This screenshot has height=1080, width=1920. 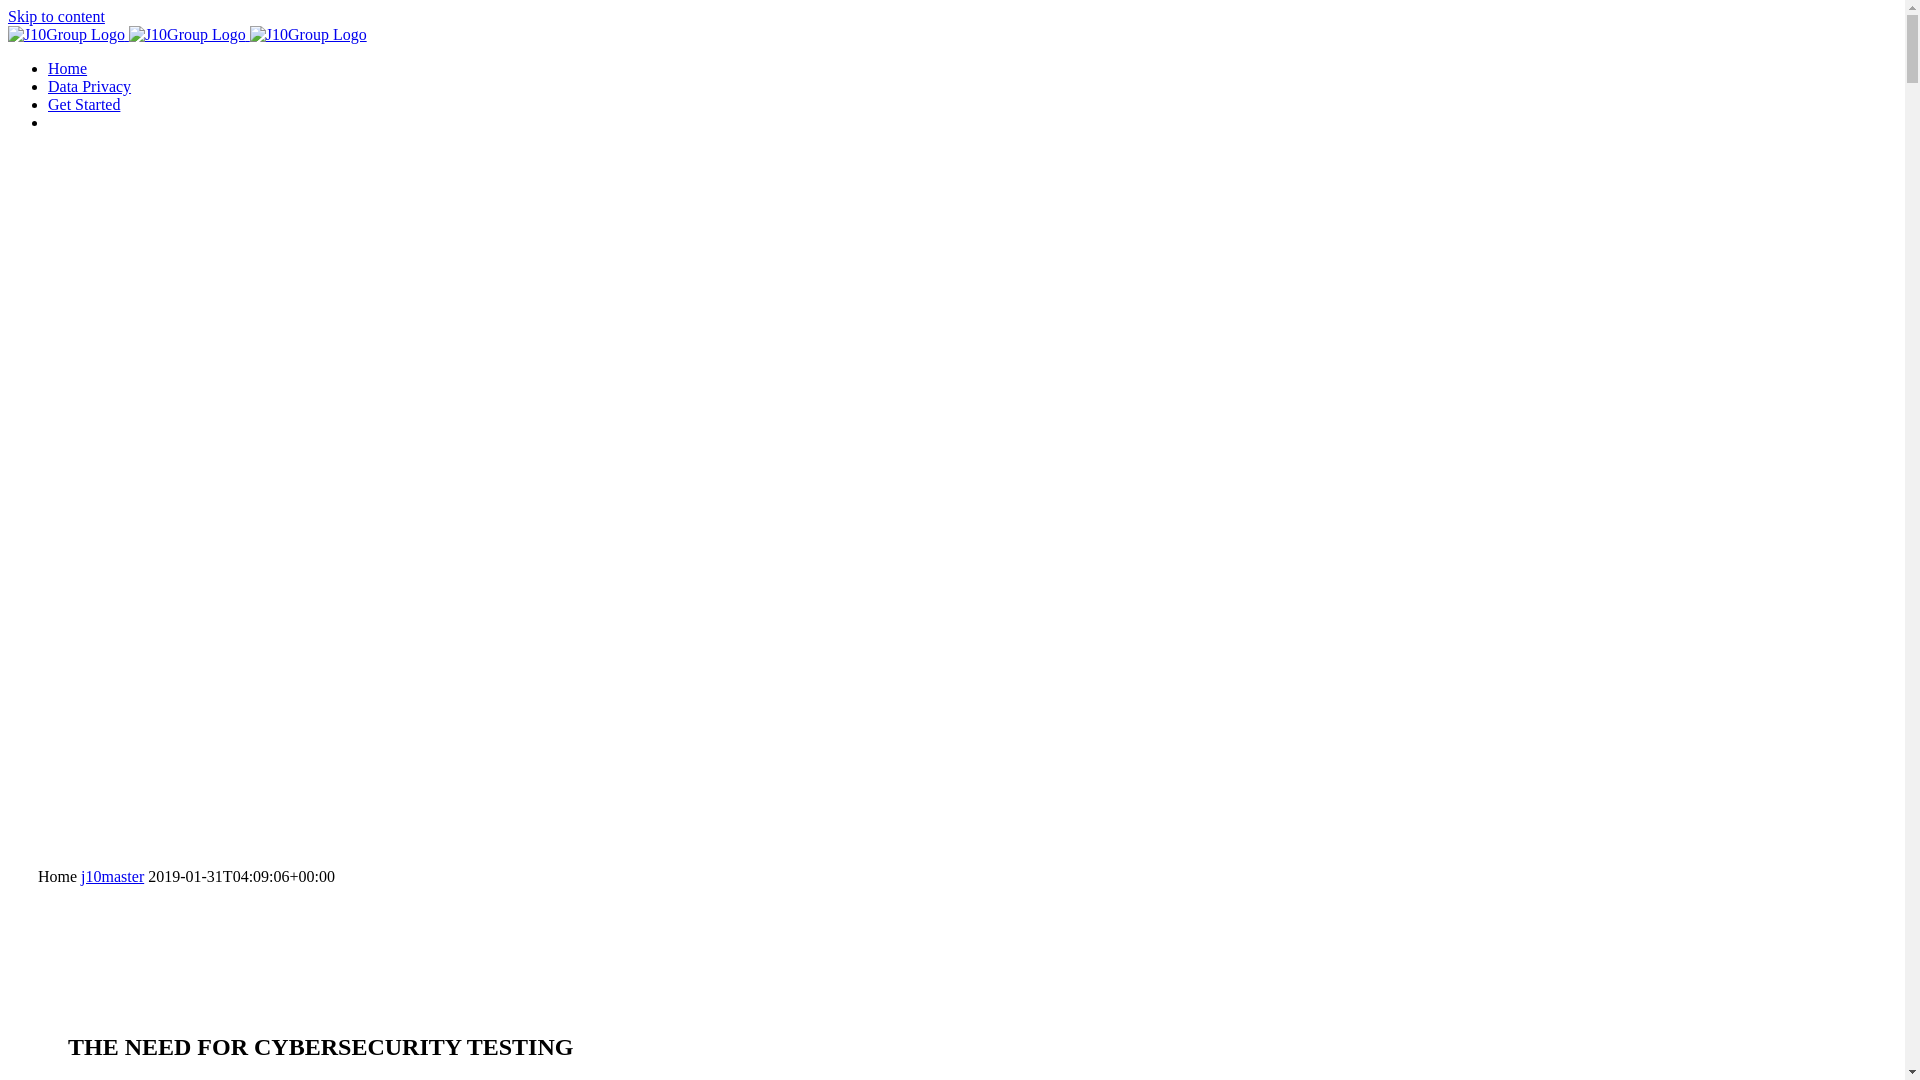 What do you see at coordinates (80, 875) in the screenshot?
I see `'j10master'` at bounding box center [80, 875].